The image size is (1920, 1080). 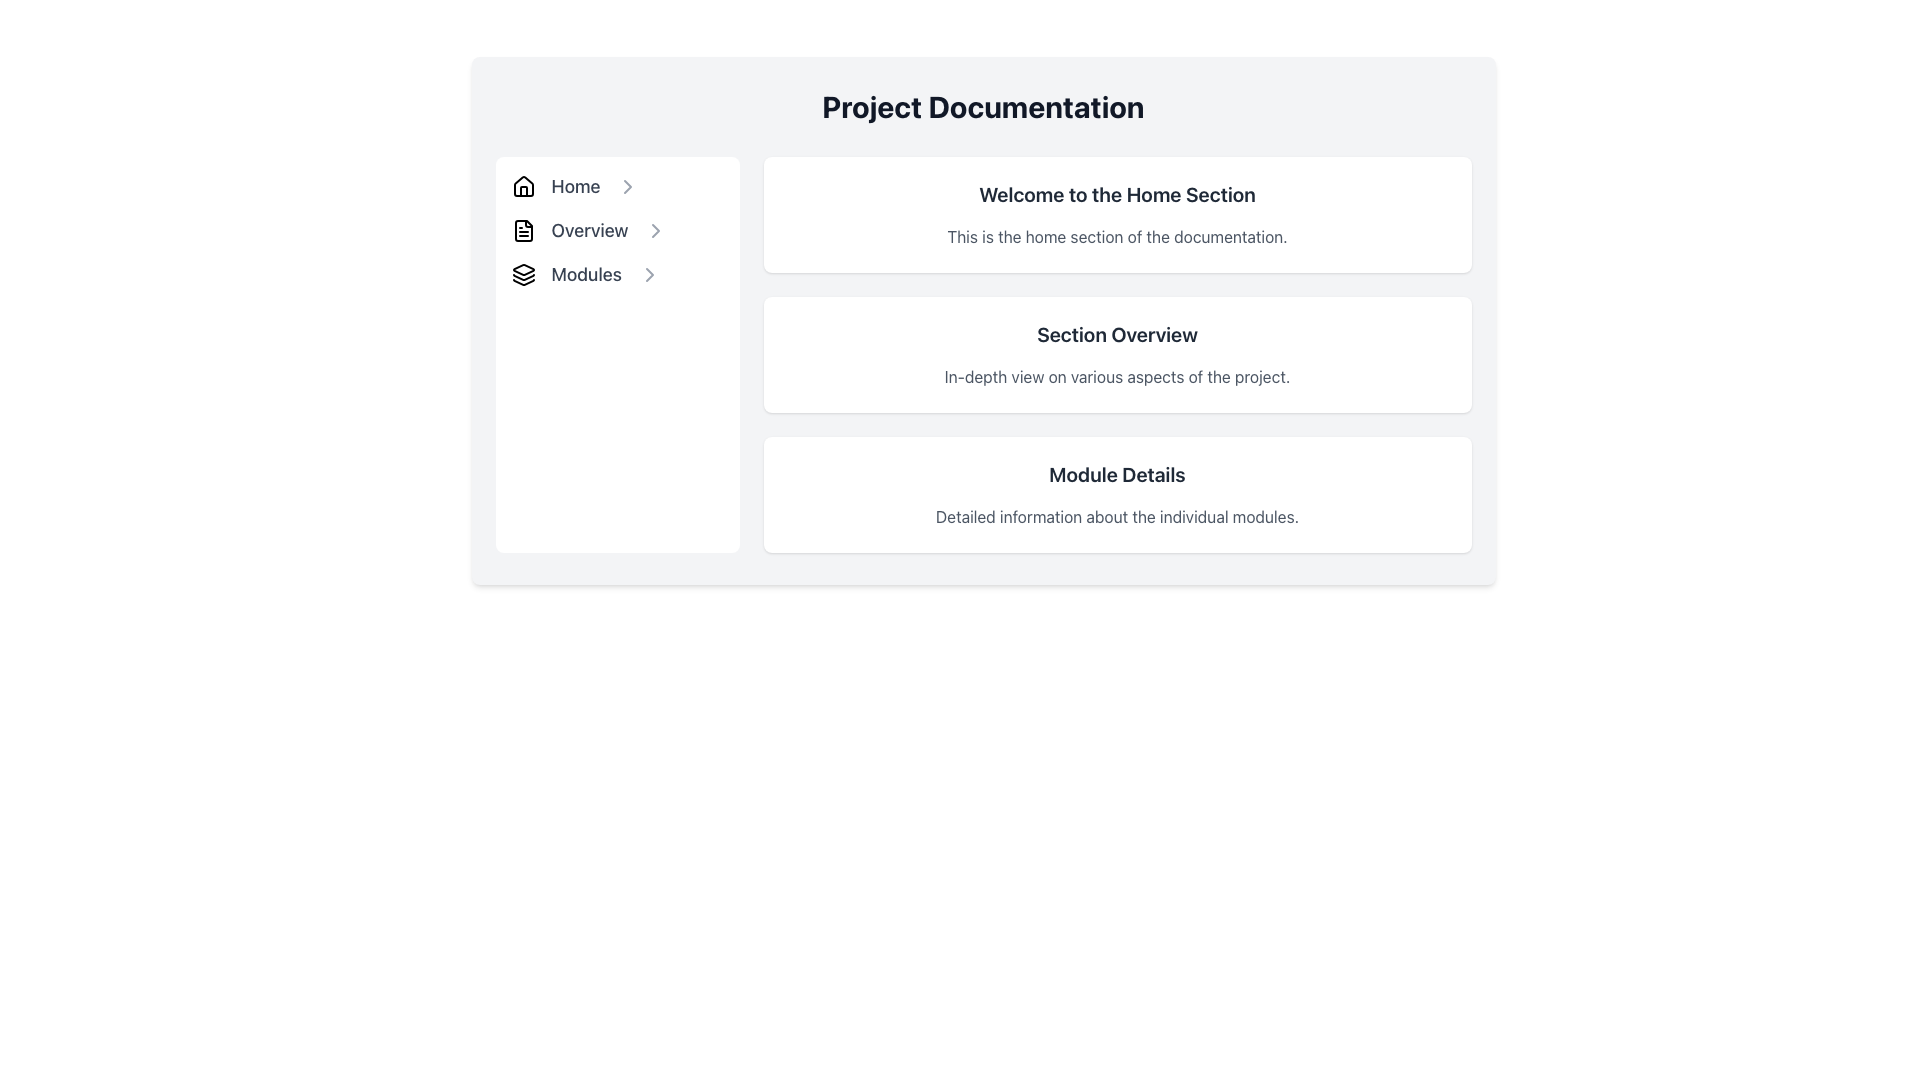 What do you see at coordinates (616, 230) in the screenshot?
I see `the 'Overview' navigation link, which is the second item in the vertical navigation list on the left side of the interface, featuring a document-like icon and a chevron icon` at bounding box center [616, 230].